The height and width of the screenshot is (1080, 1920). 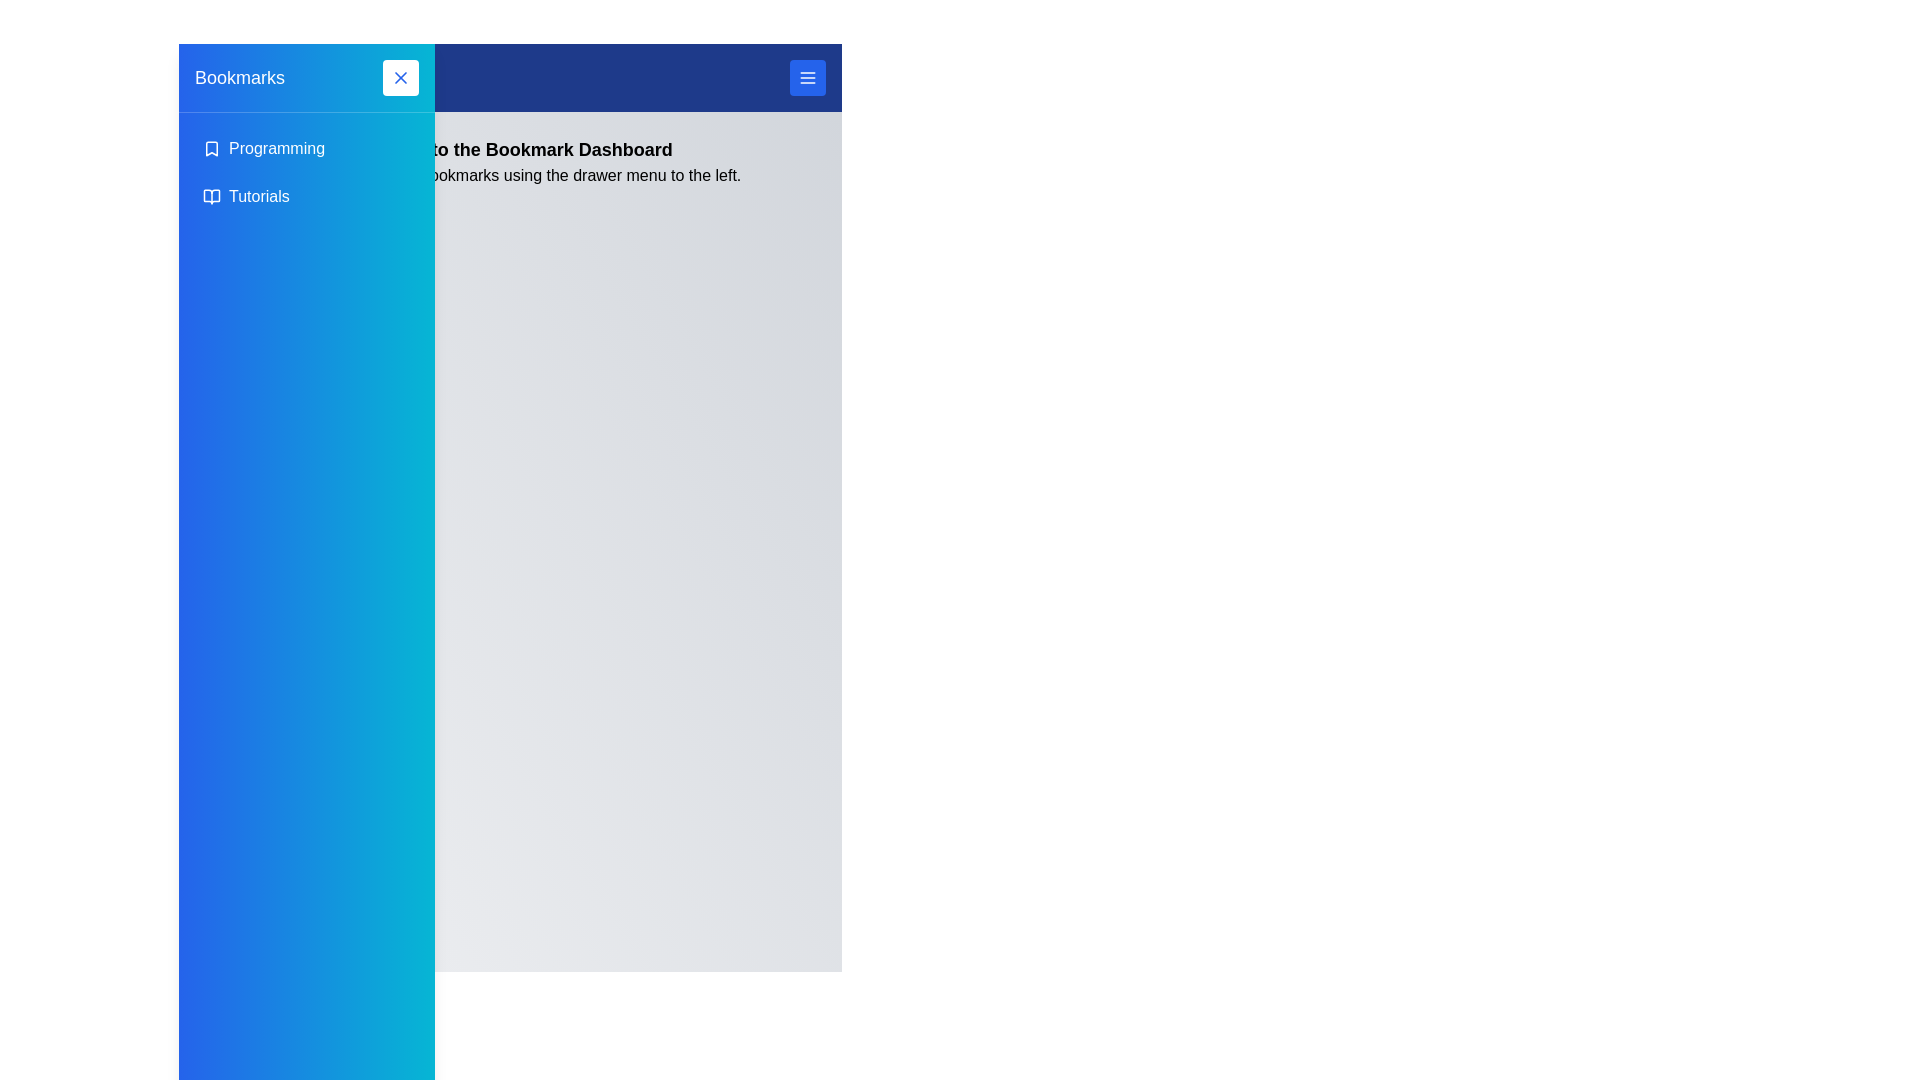 What do you see at coordinates (400, 76) in the screenshot?
I see `the blue 'X' icon button in the top-right corner of the navigation drawer` at bounding box center [400, 76].